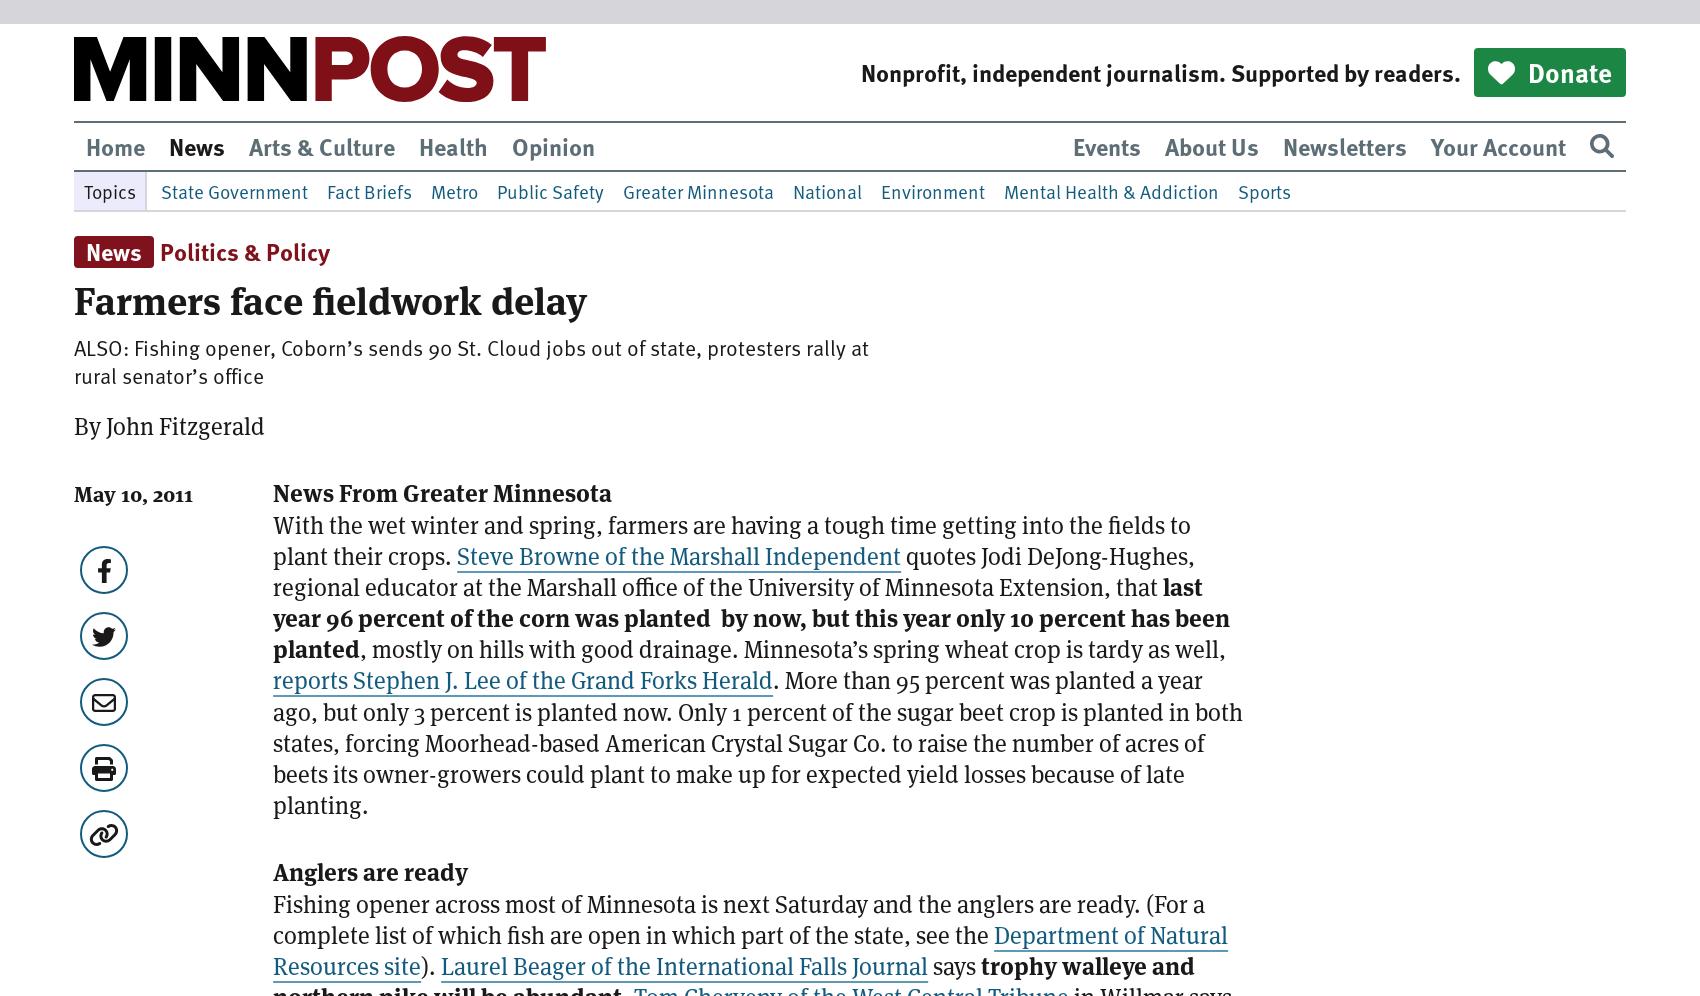 Image resolution: width=1700 pixels, height=996 pixels. I want to click on 'Politics & Policy', so click(244, 251).